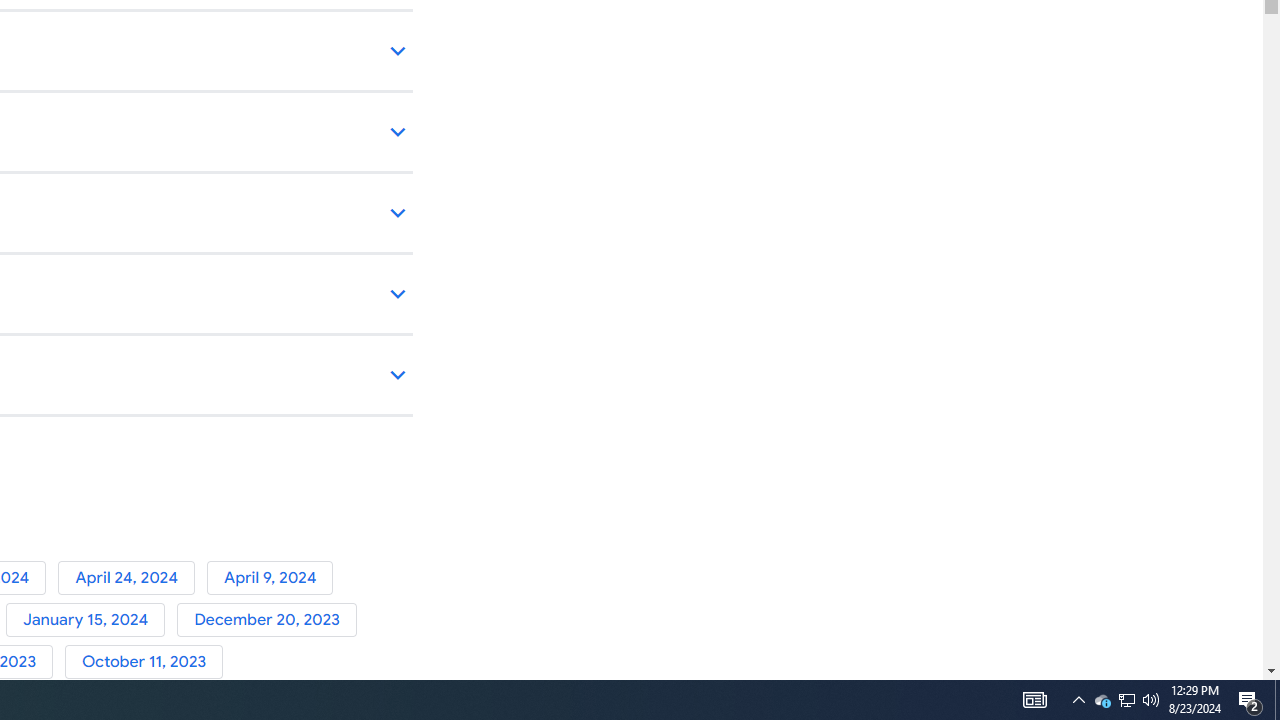 The image size is (1280, 720). I want to click on 'April 9, 2024', so click(272, 577).